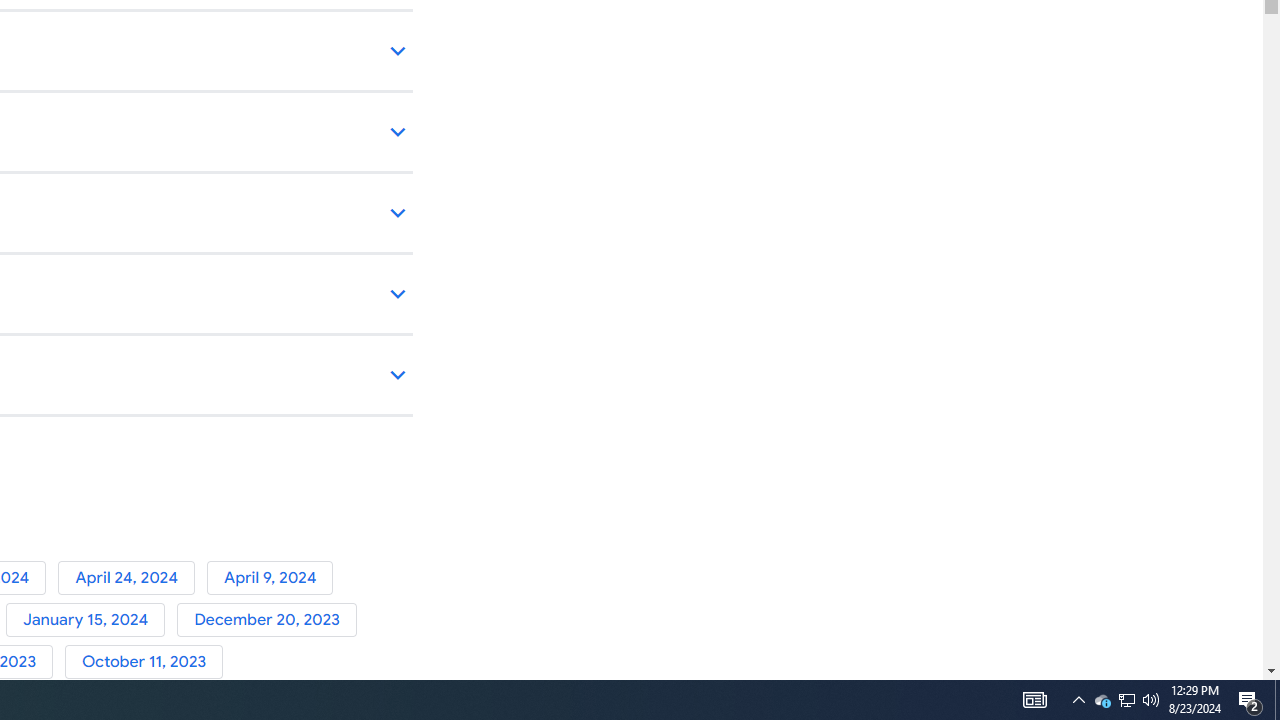 The image size is (1280, 720). I want to click on 'April 9, 2024', so click(272, 577).